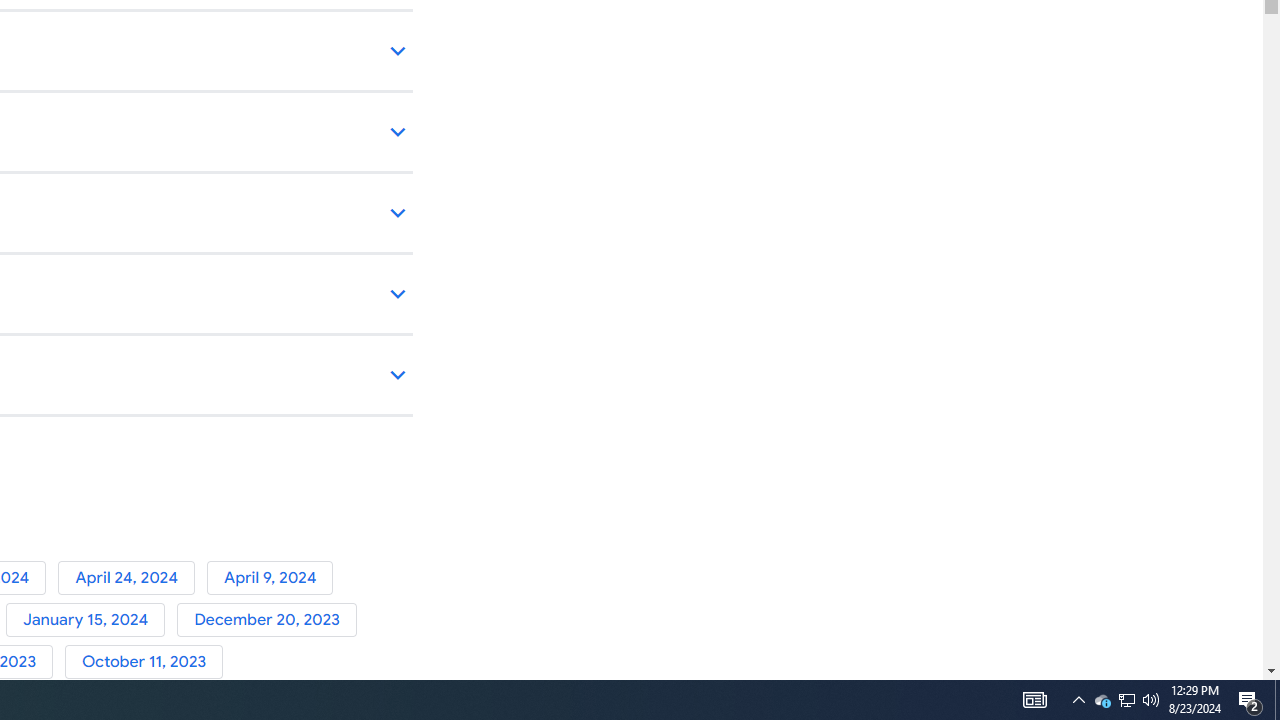 The image size is (1280, 720). I want to click on 'April 9, 2024', so click(272, 577).